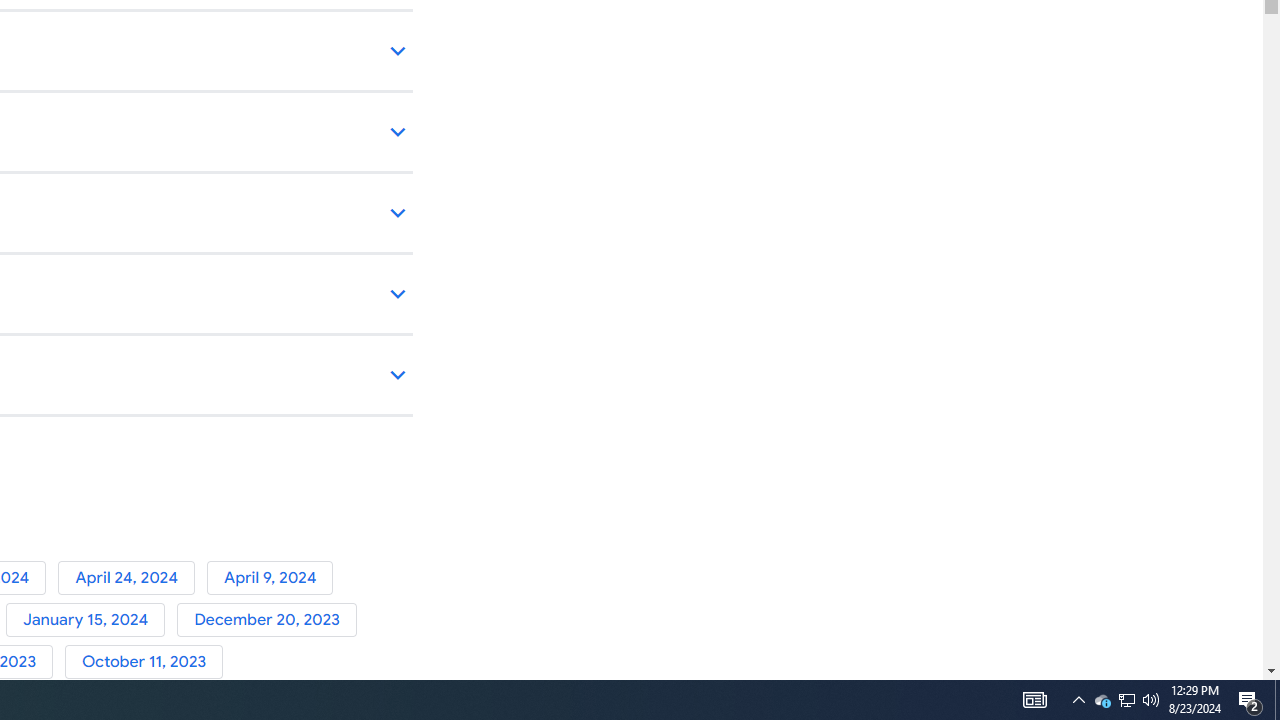 The image size is (1280, 720). I want to click on 'April 9, 2024', so click(272, 577).